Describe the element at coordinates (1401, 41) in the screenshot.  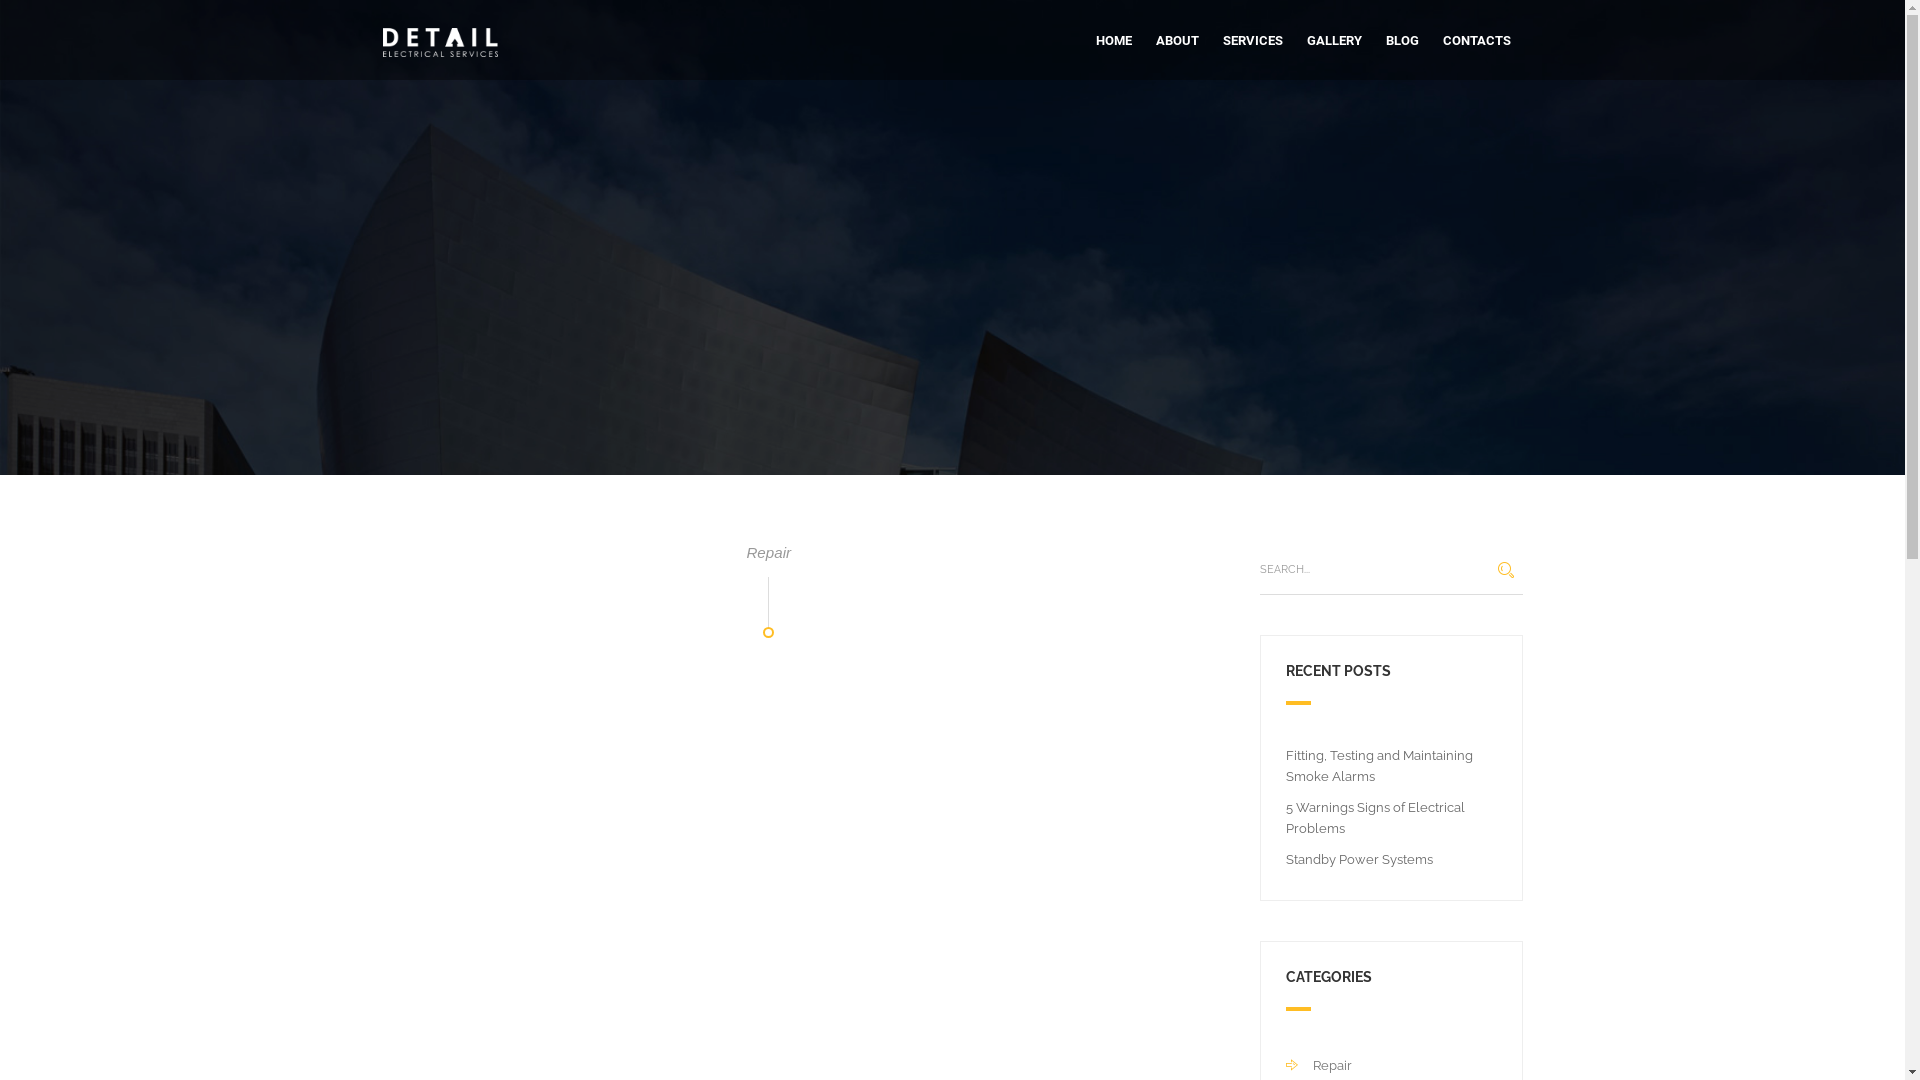
I see `'BLOG'` at that location.